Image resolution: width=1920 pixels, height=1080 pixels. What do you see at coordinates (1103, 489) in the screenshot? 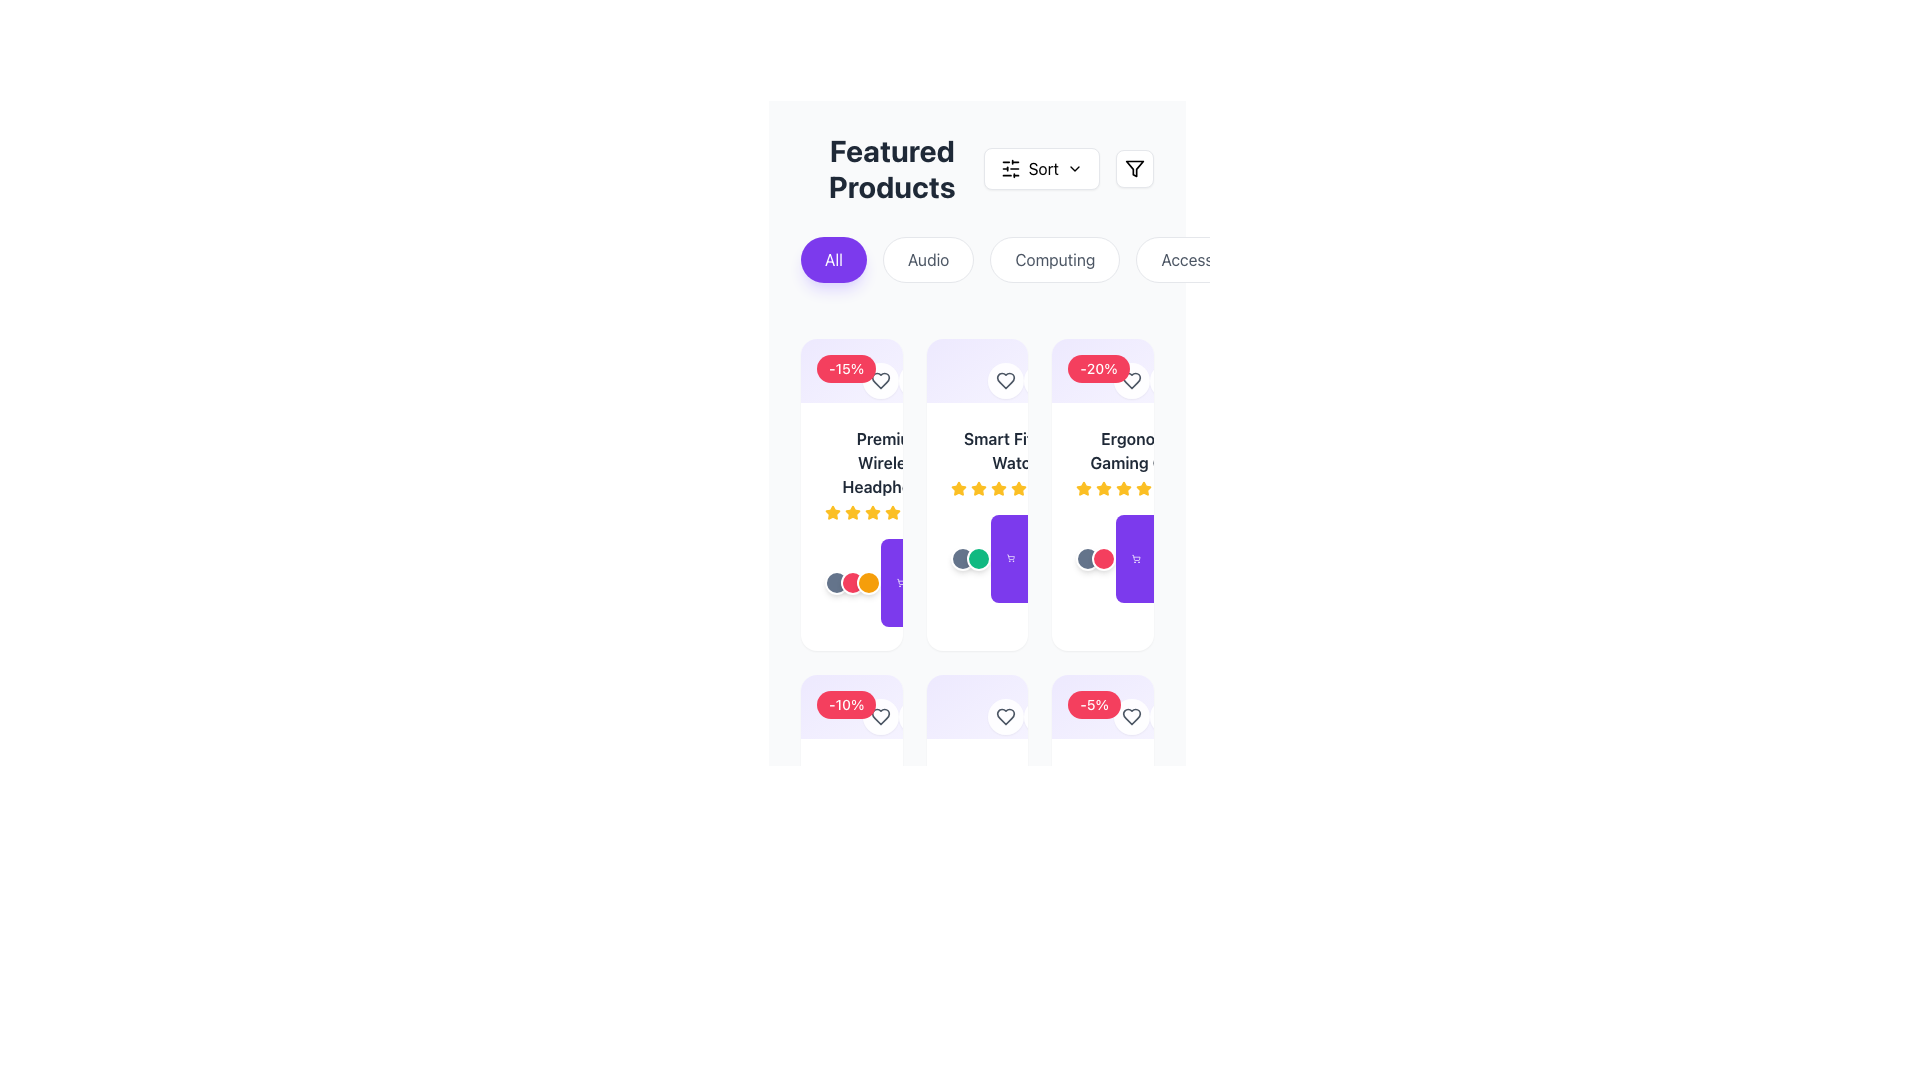
I see `the third star icon from the left in the rating display` at bounding box center [1103, 489].